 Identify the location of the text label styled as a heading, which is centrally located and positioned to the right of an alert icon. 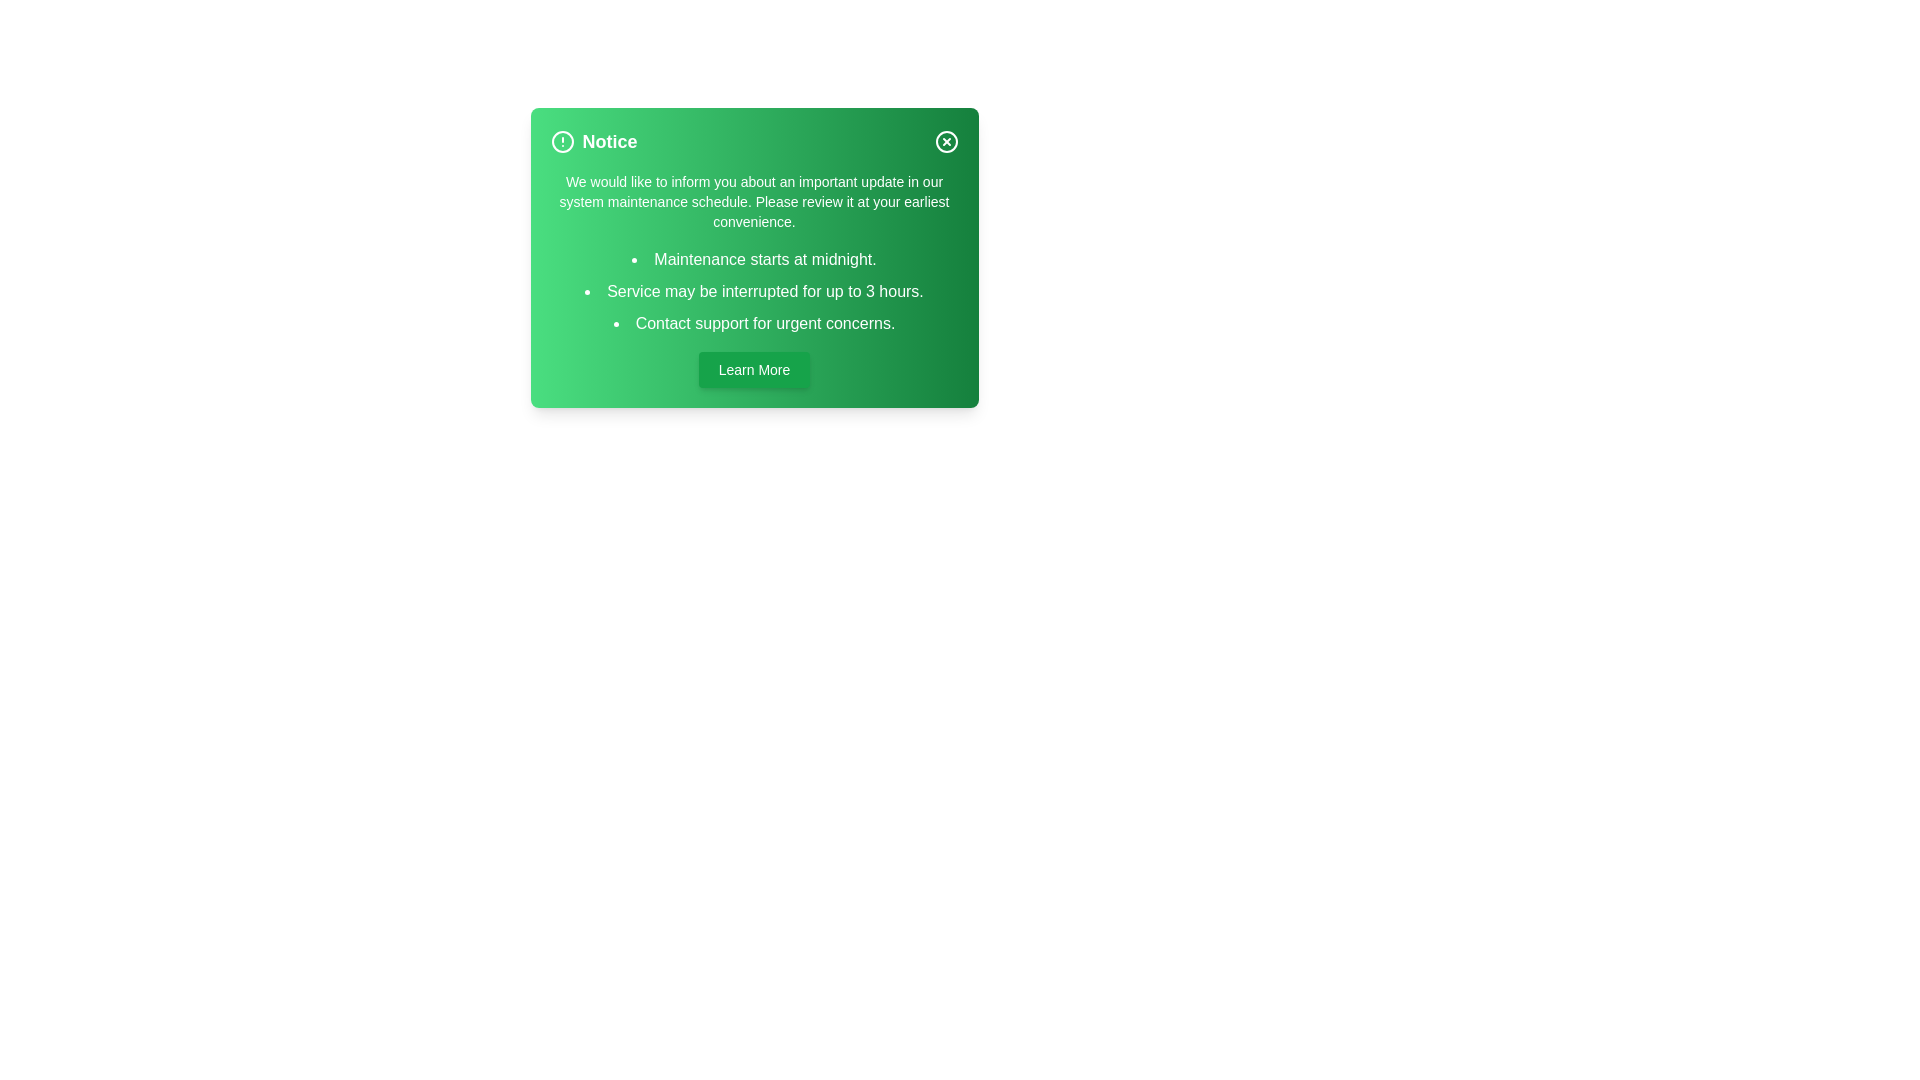
(608, 141).